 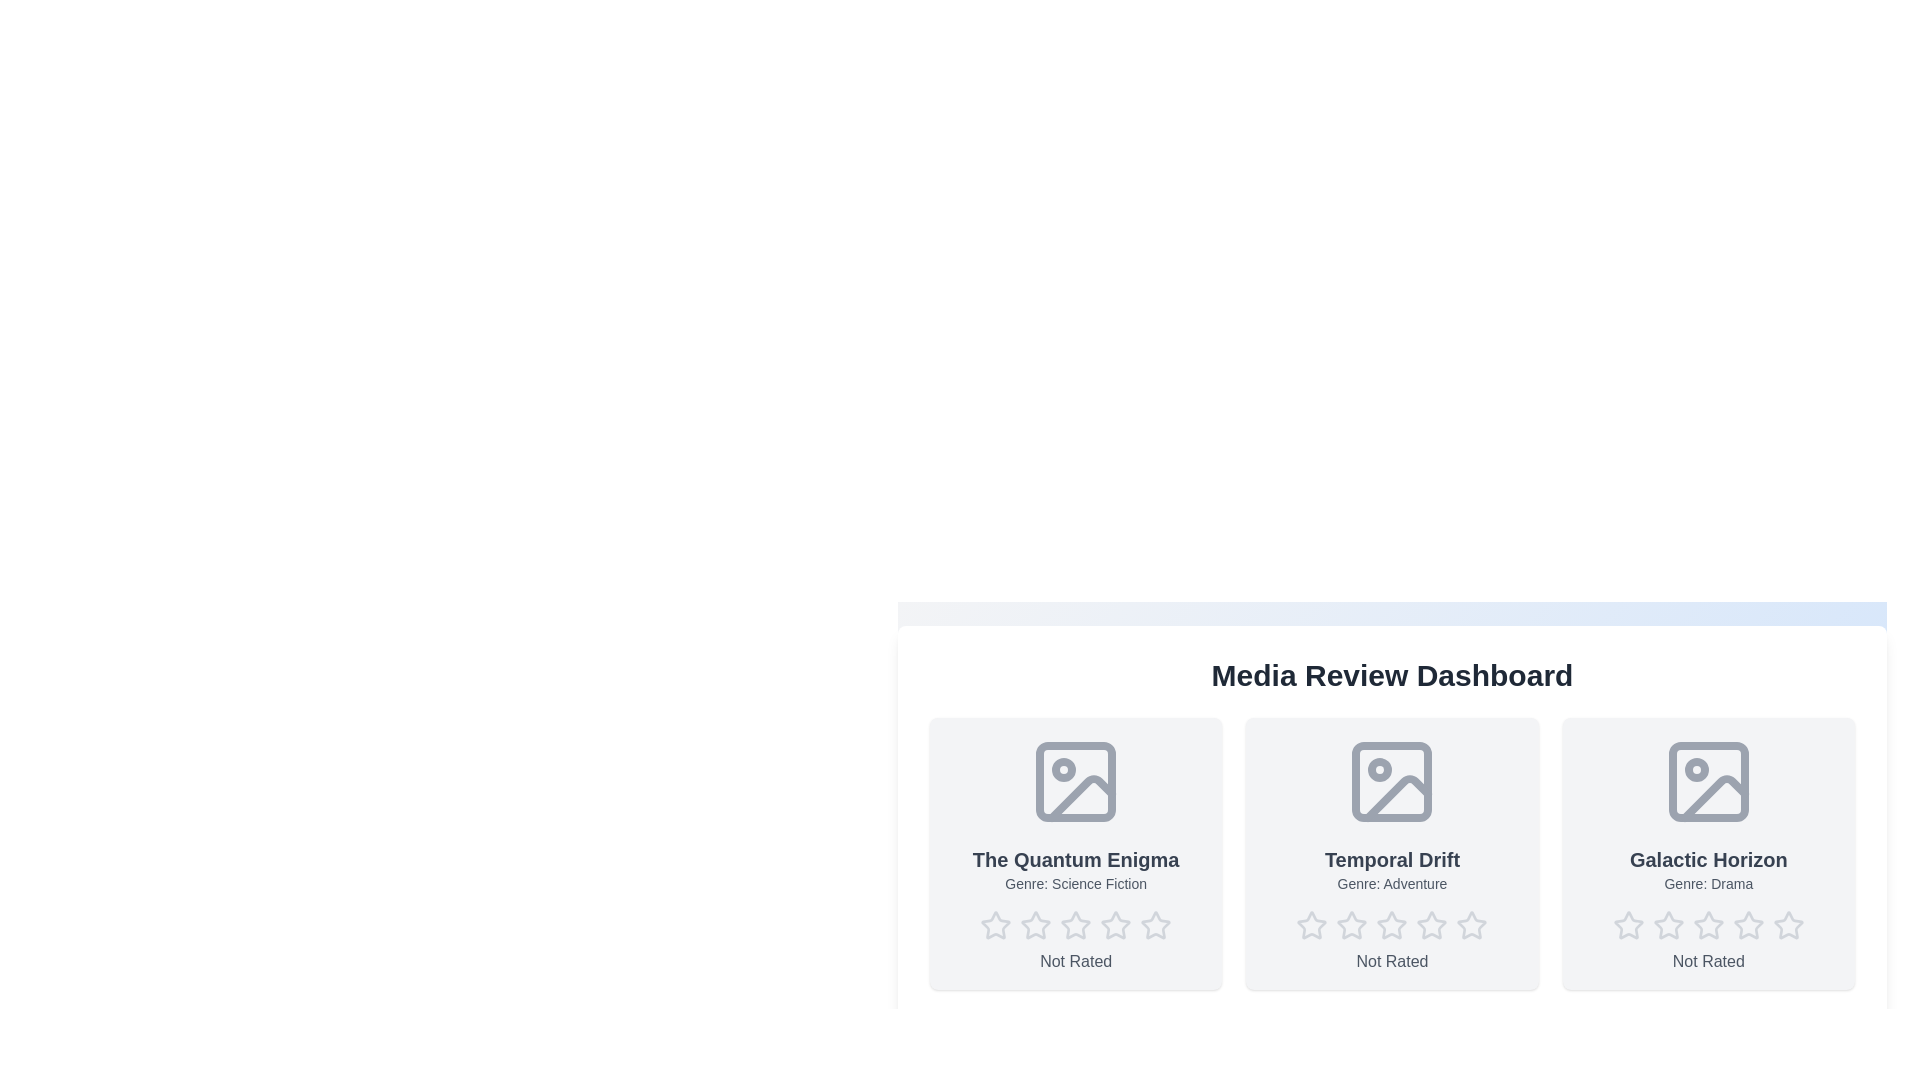 I want to click on the title of the media item Galactic Horizon to select or highlight it, so click(x=1707, y=859).